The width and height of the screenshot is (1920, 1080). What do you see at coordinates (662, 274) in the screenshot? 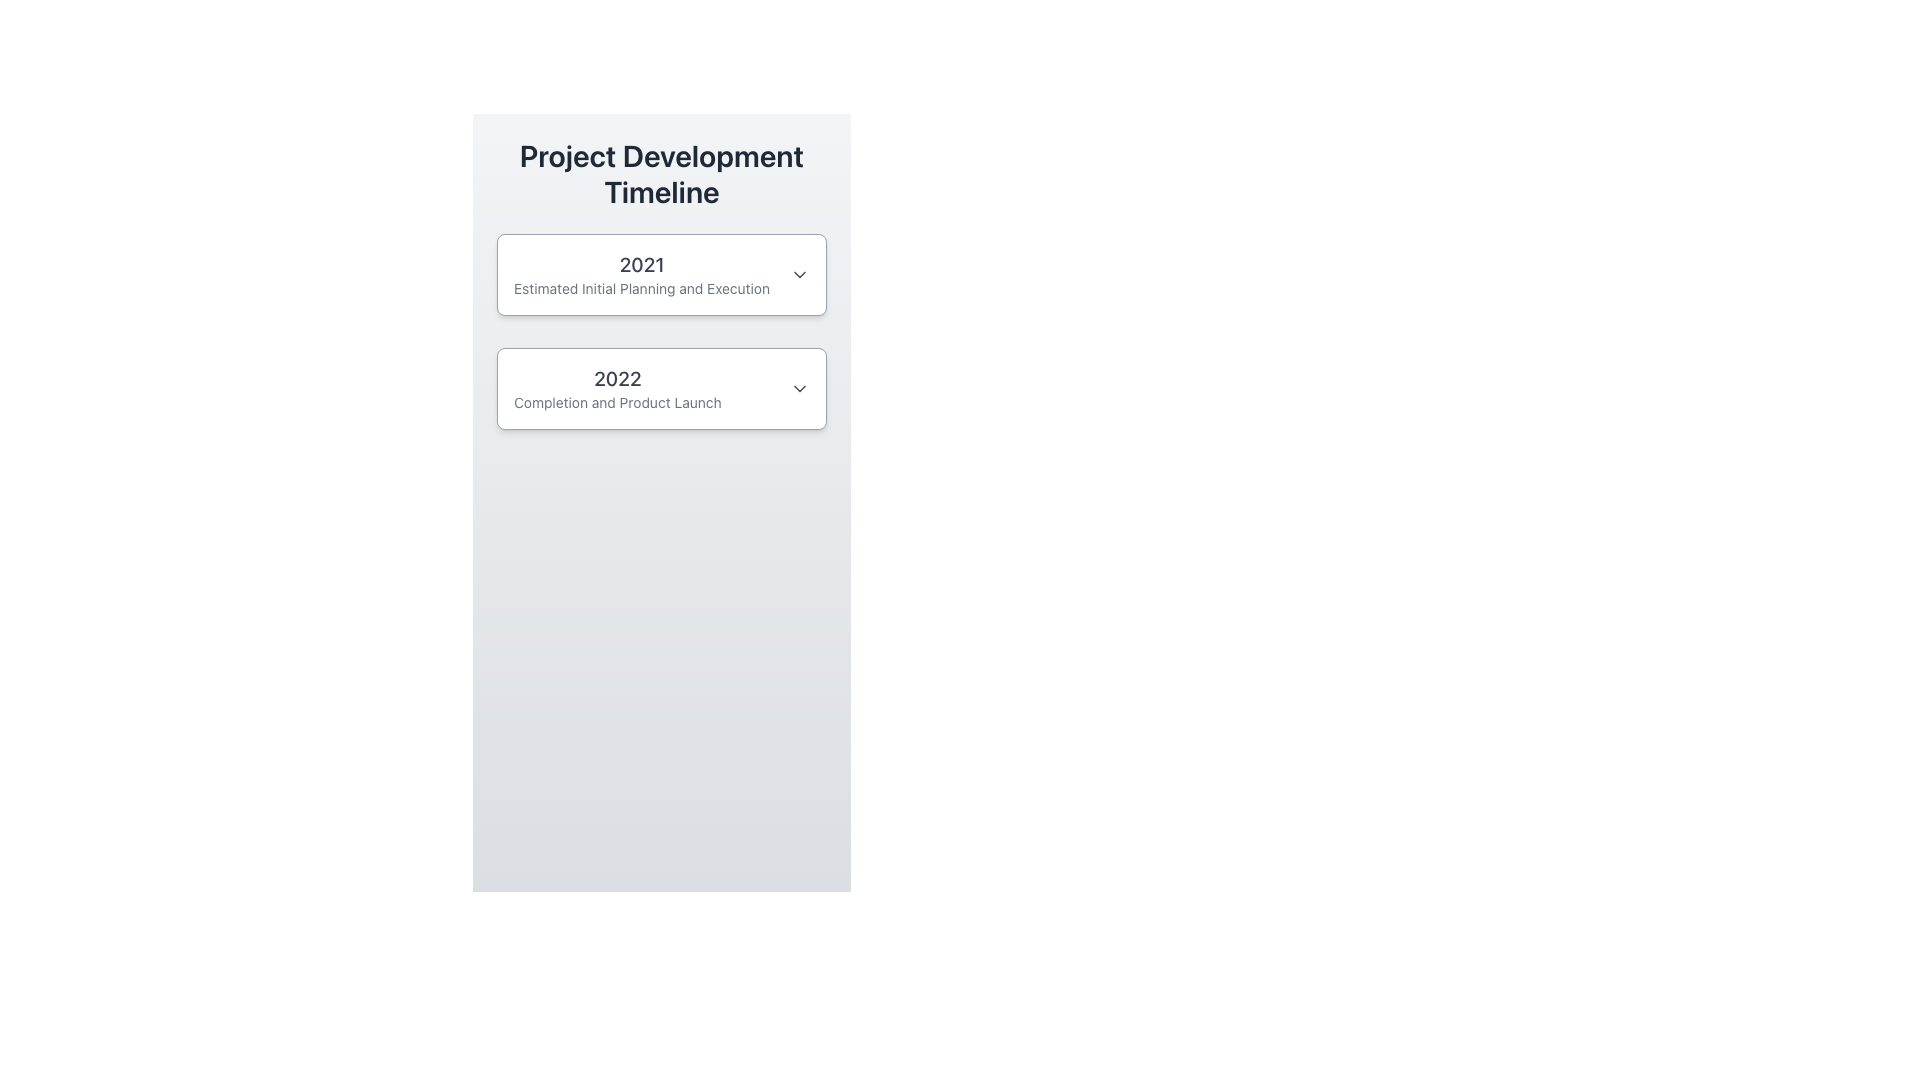
I see `the first ListItem element in the Project Development Timeline, which contains the text '2021' and a downward arrow icon` at bounding box center [662, 274].